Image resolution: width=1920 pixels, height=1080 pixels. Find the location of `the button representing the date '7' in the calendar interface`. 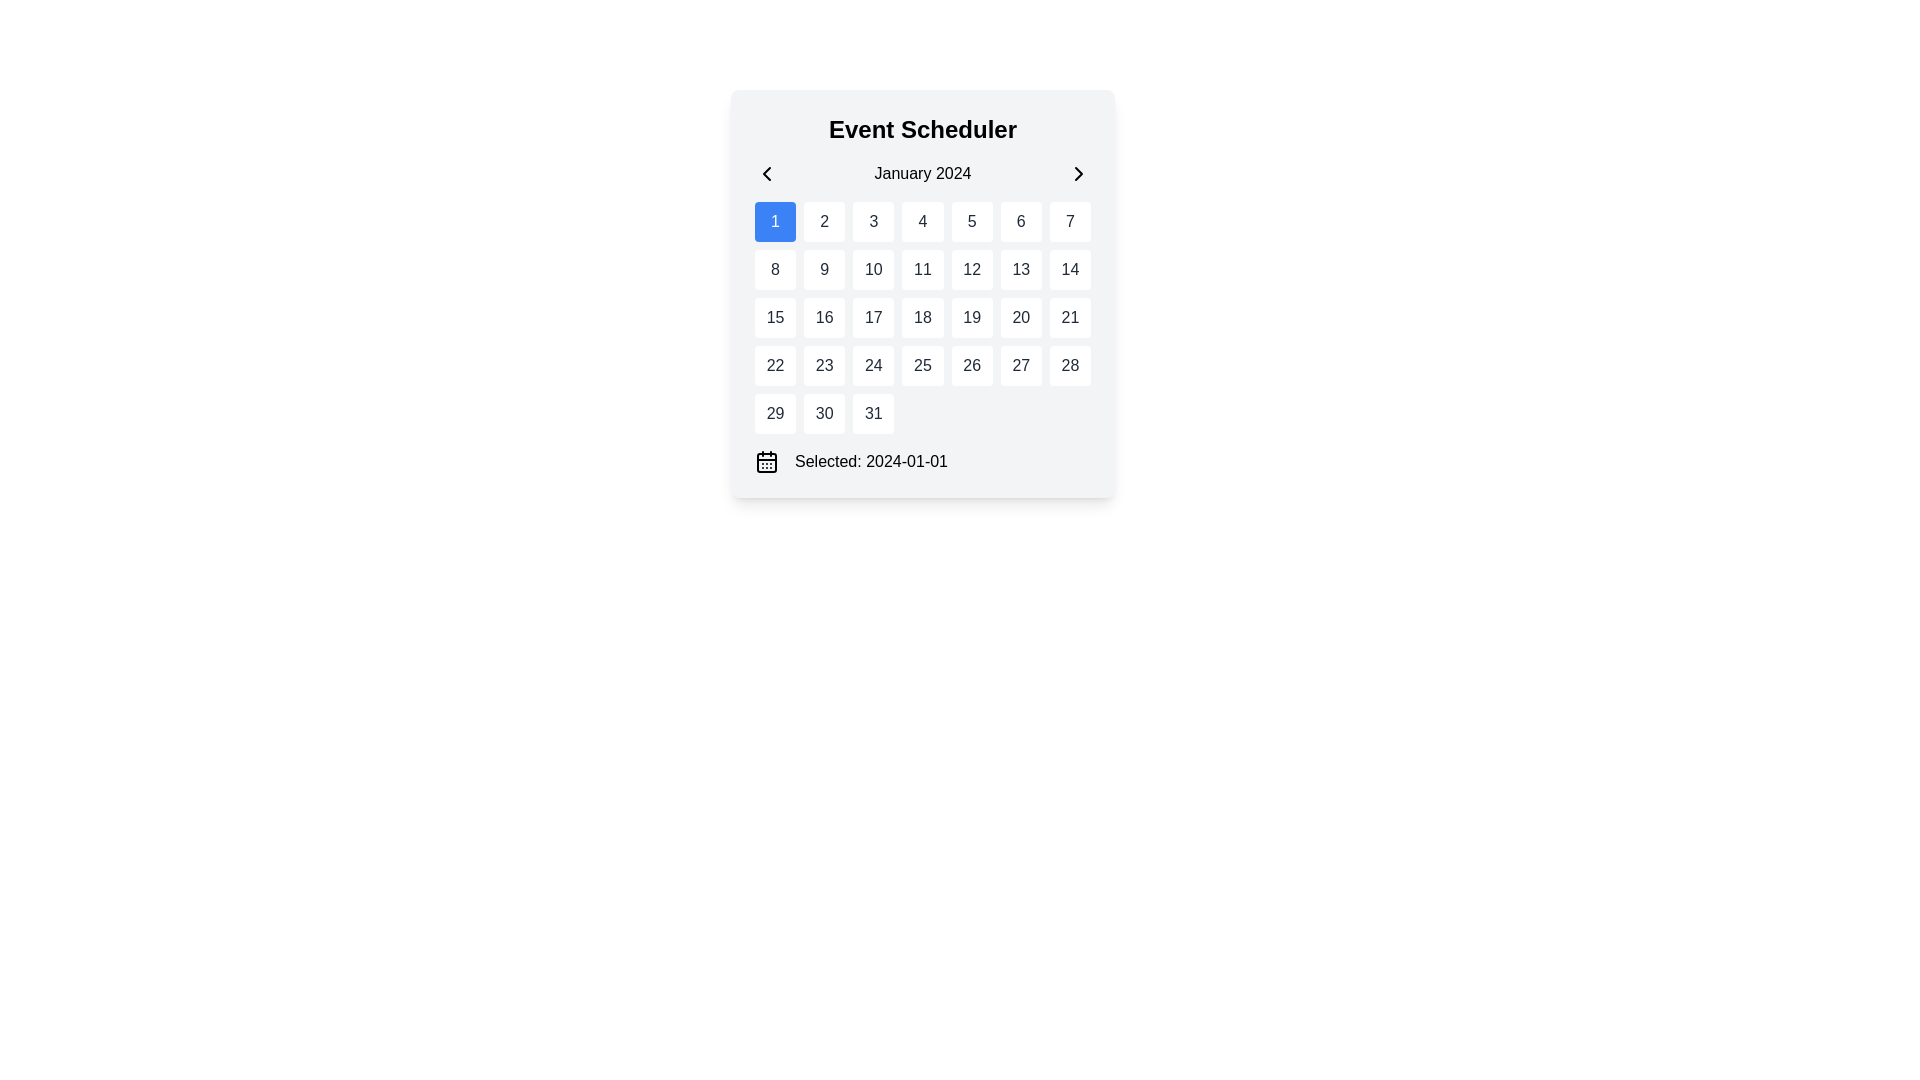

the button representing the date '7' in the calendar interface is located at coordinates (1069, 222).